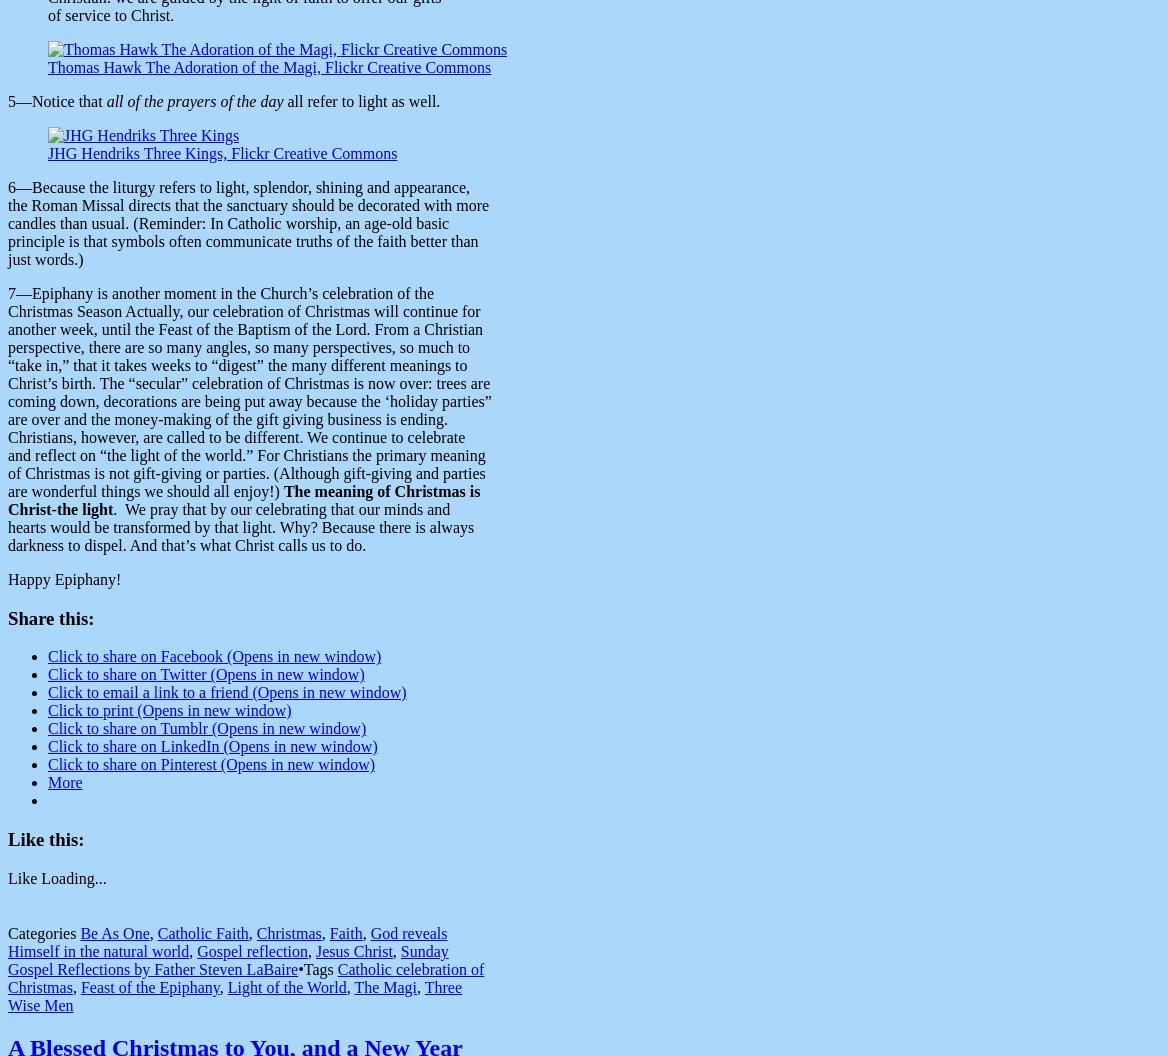 This screenshot has height=1056, width=1168. I want to click on '6—Because the liturgy refers to light, splendor, shining and appearance, the Roman Missal directs that the sanctuary should be decorated with more candles than usual. (Reminder: In Catholic worship, an age-old basic principle is that symbols often communicate truths of the faith better than just words.)', so click(247, 221).